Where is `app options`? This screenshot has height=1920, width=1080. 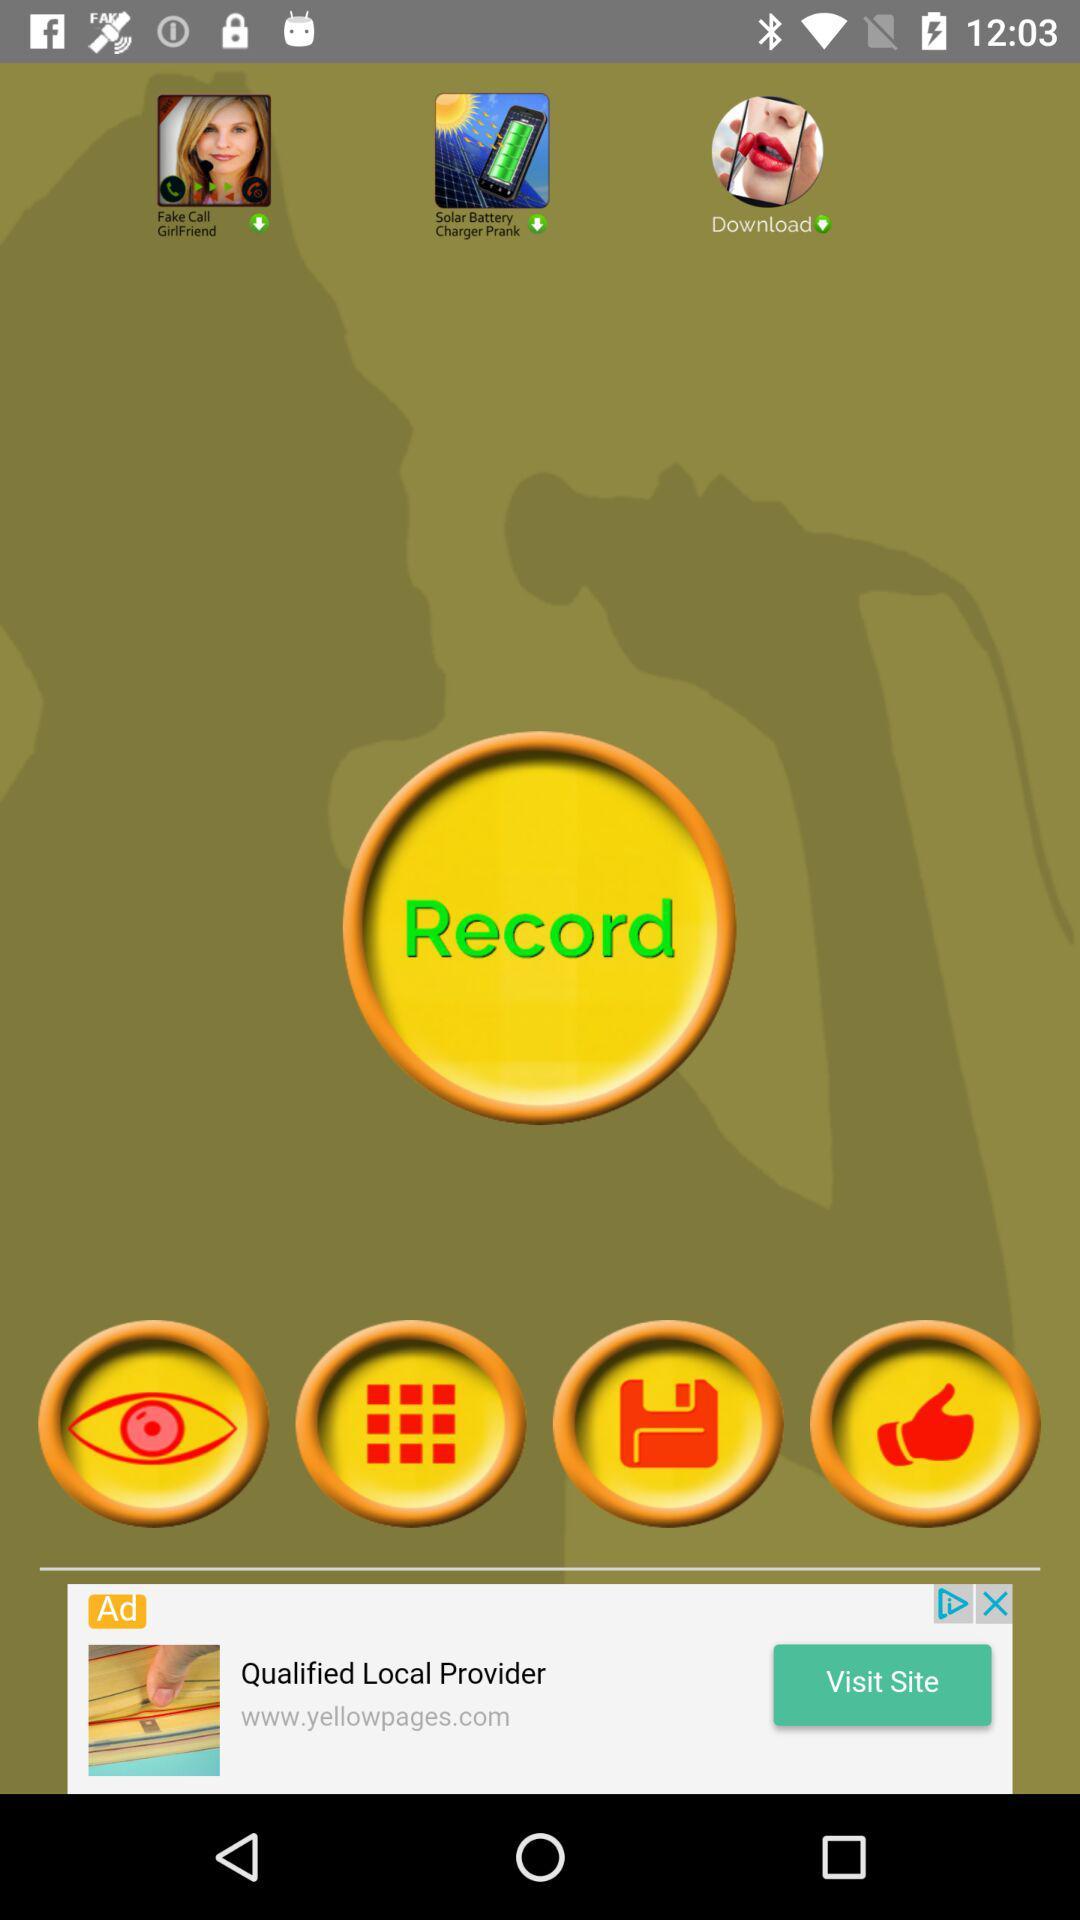 app options is located at coordinates (410, 1422).